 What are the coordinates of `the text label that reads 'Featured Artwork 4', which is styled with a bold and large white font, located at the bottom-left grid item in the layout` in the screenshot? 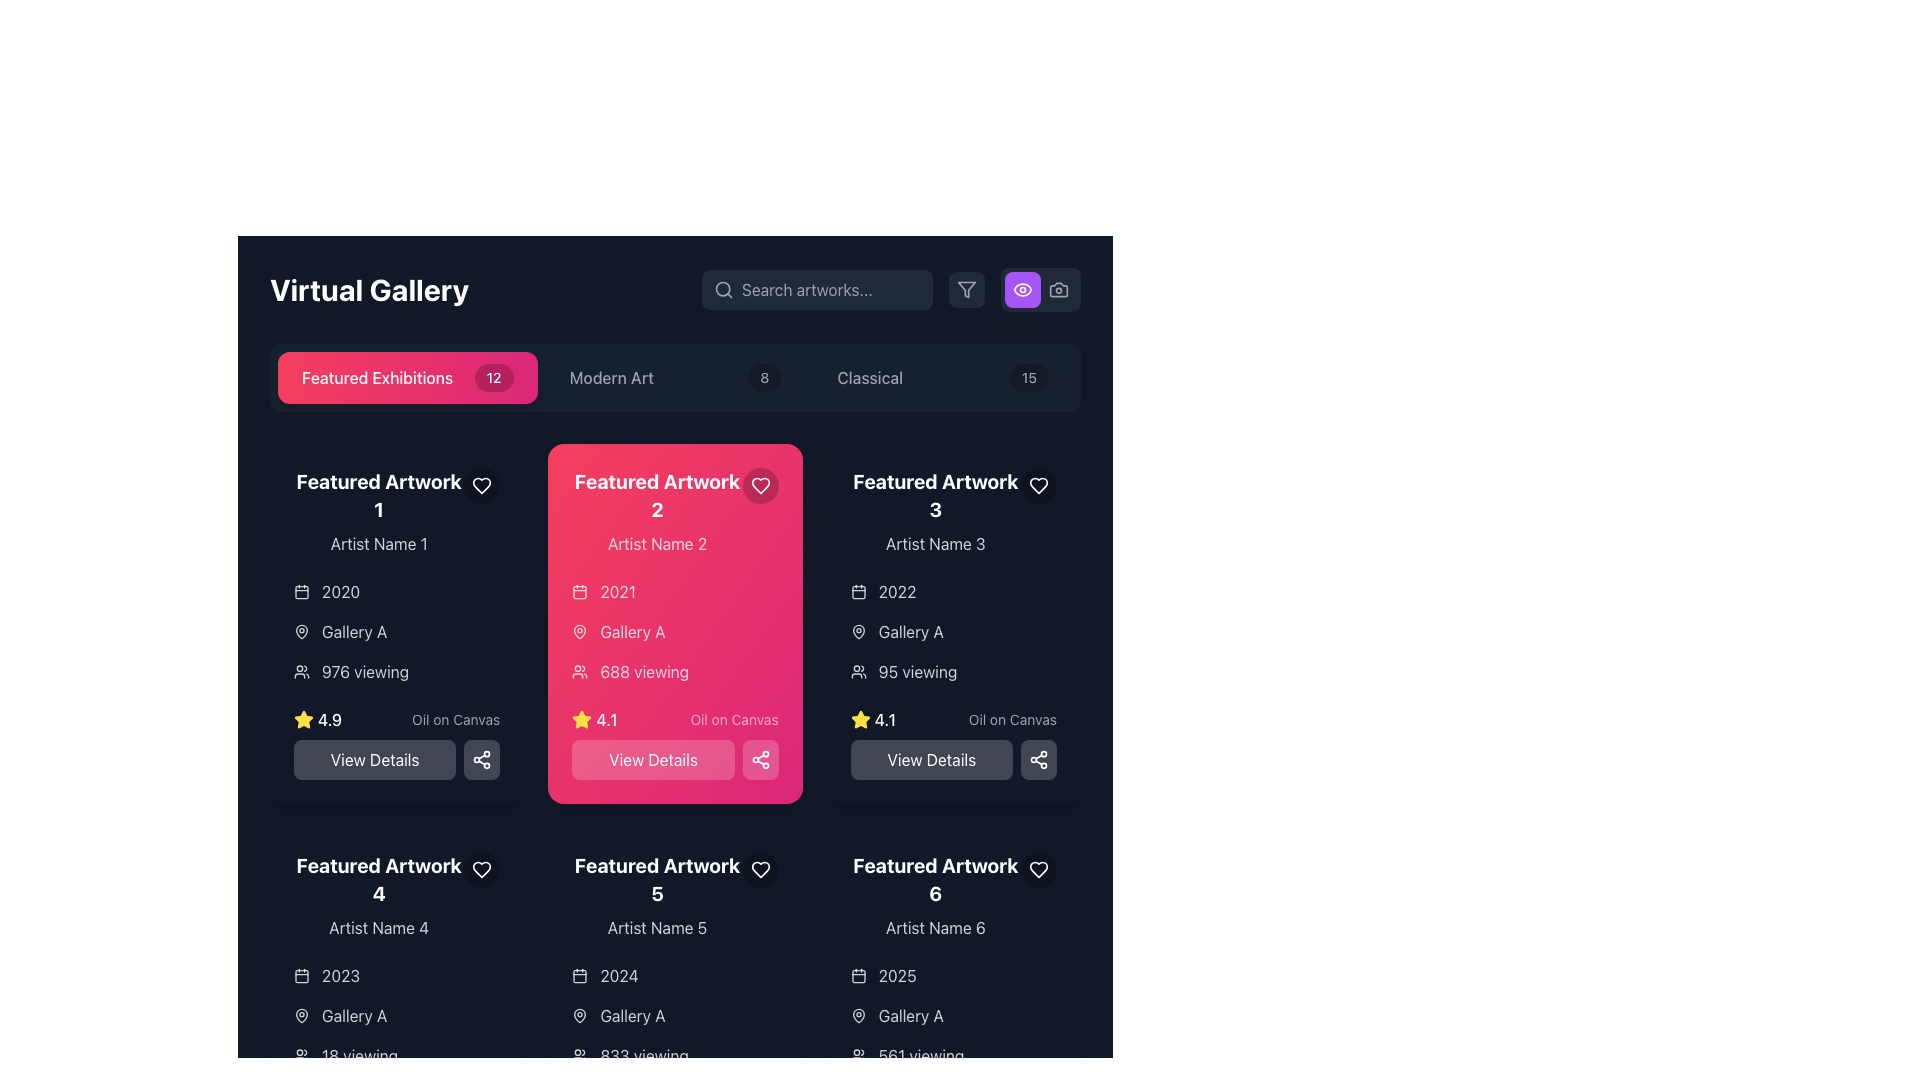 It's located at (379, 878).